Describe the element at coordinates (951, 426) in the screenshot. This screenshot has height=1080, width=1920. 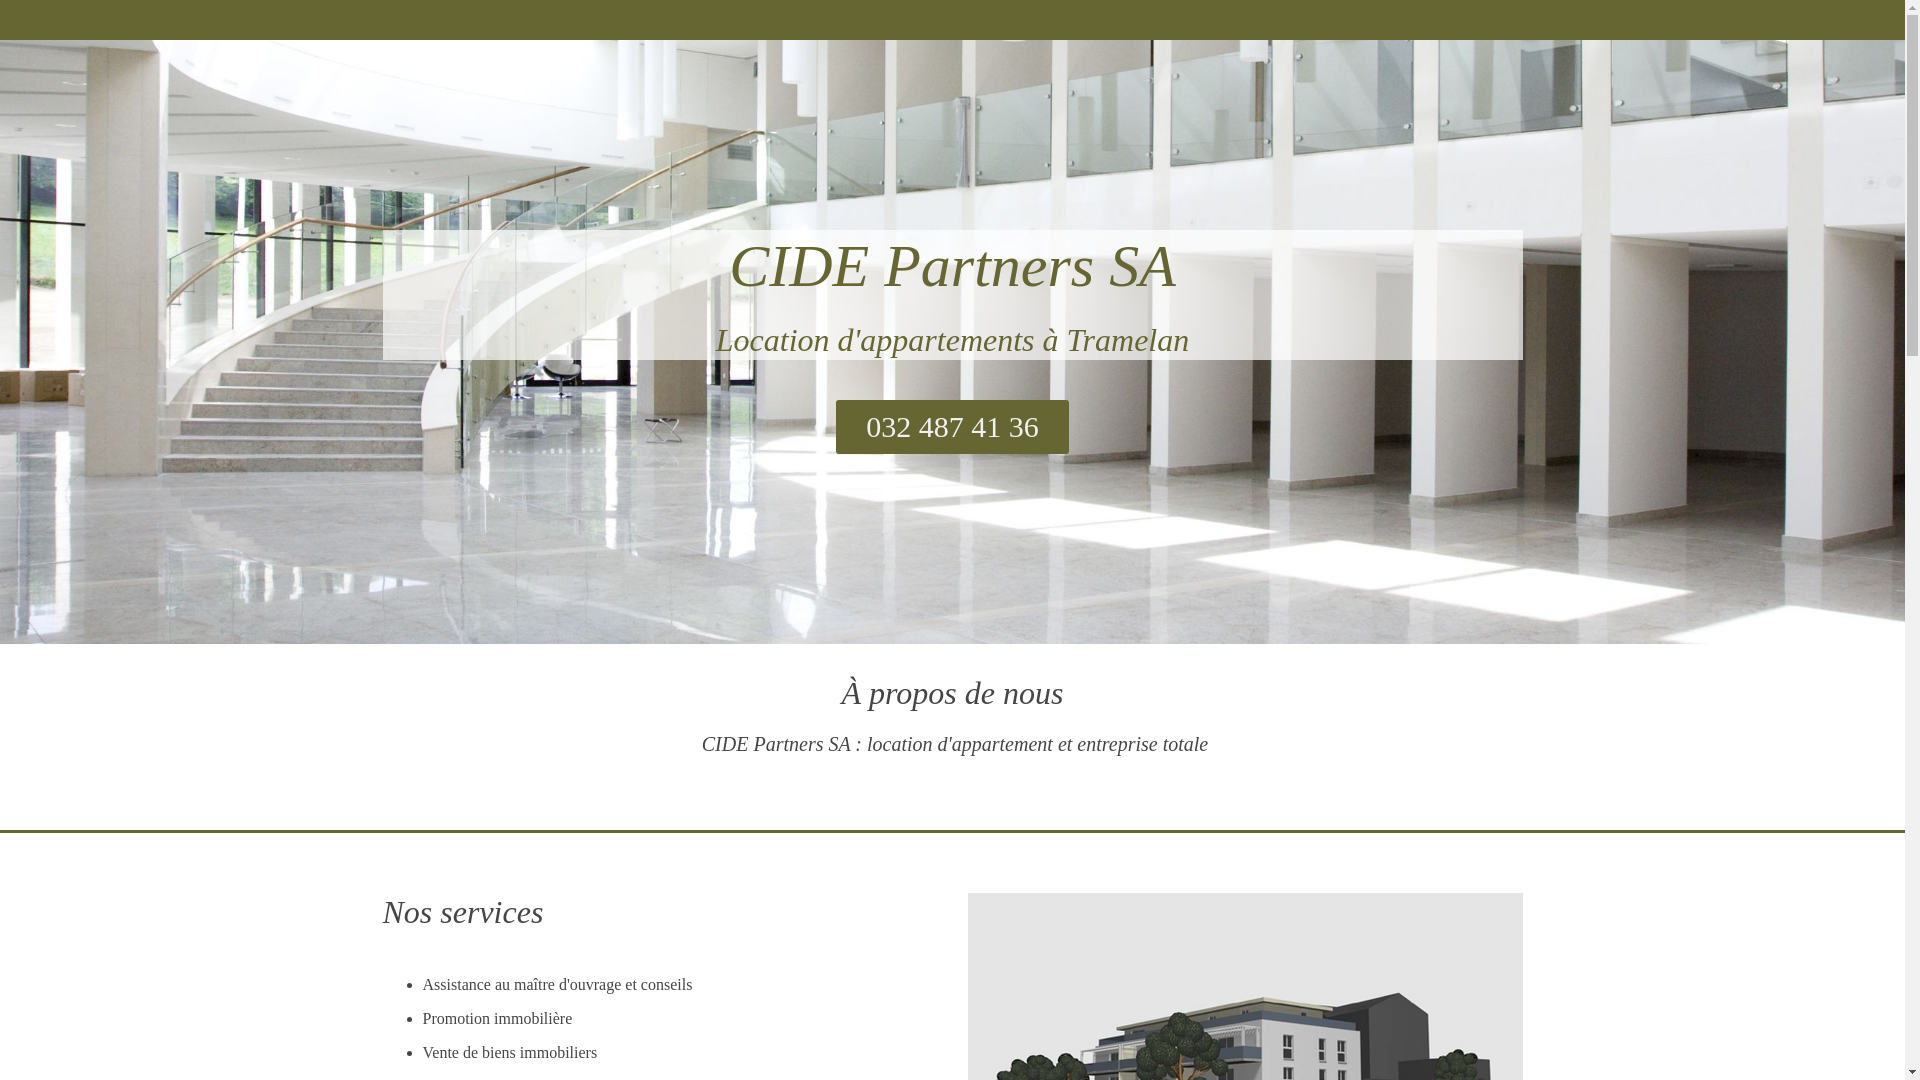
I see `'032 487 41 36'` at that location.